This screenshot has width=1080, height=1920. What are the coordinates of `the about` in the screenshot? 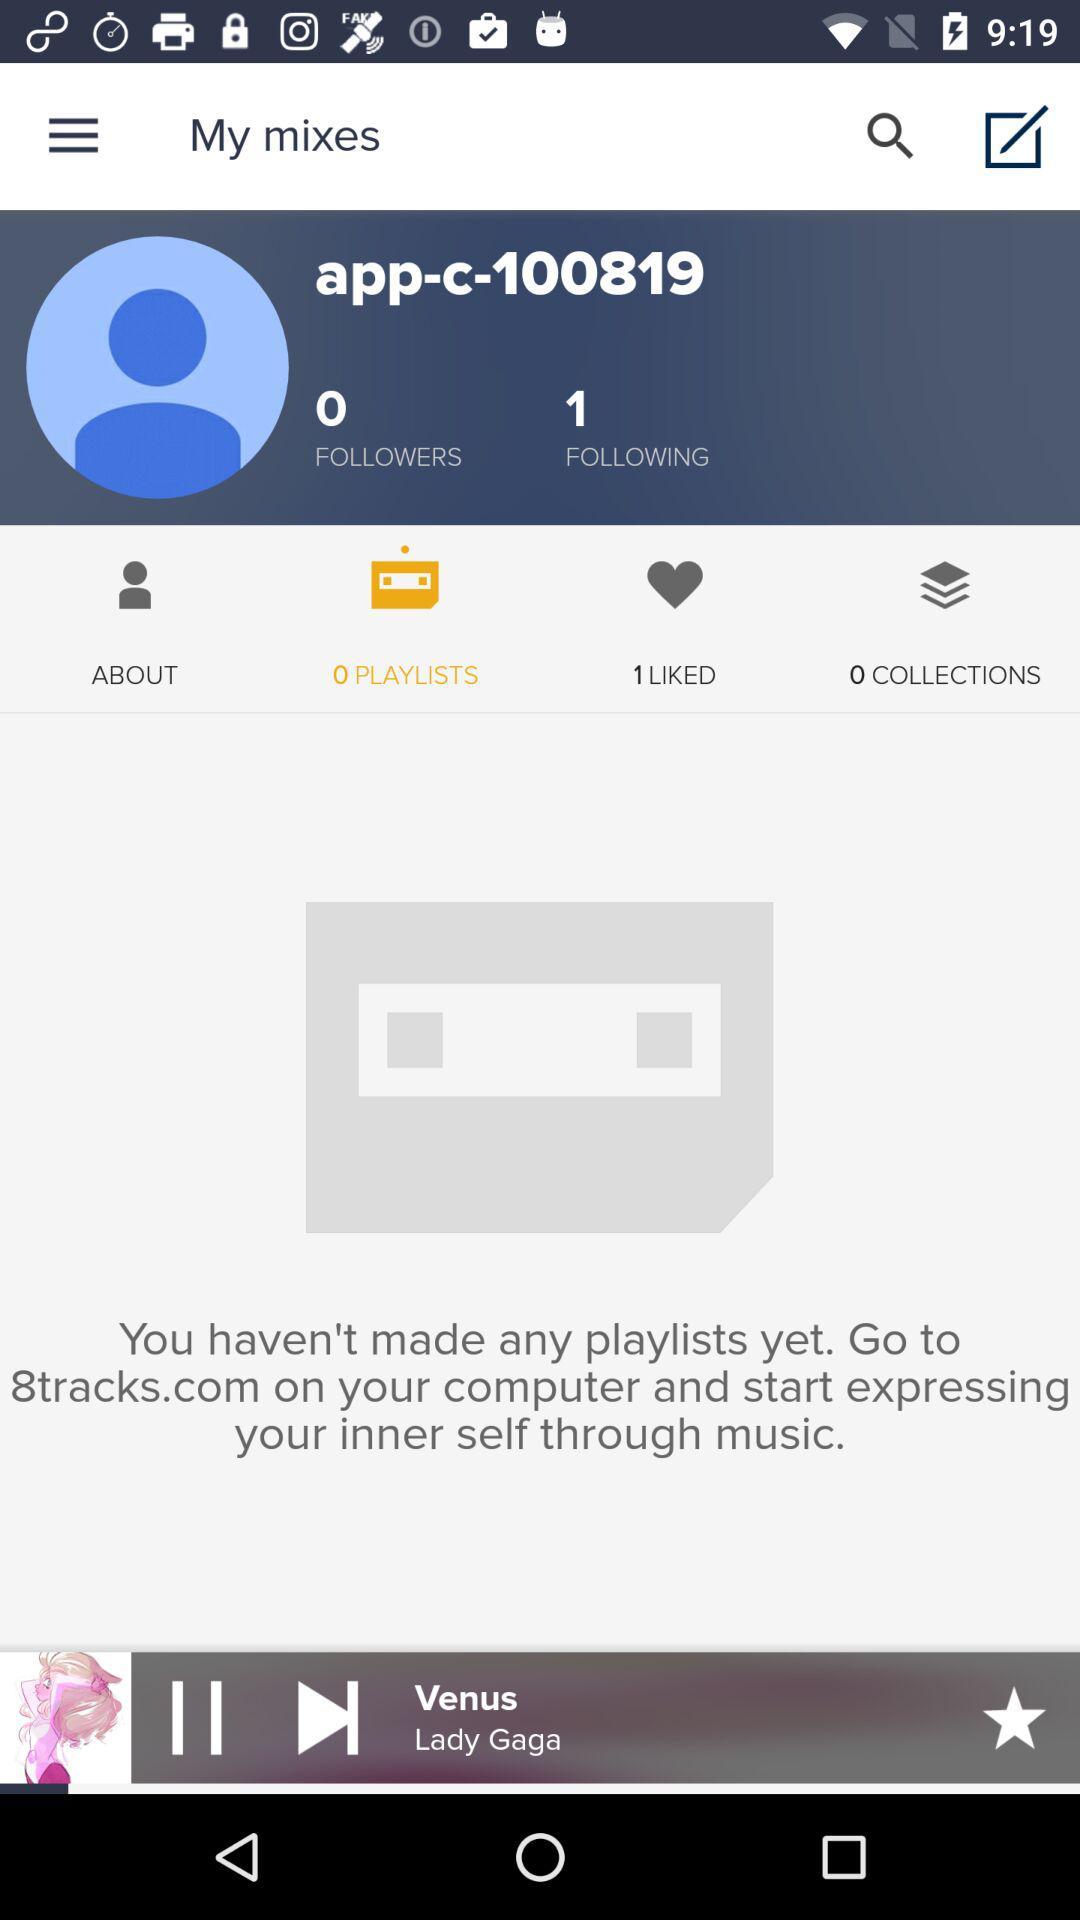 It's located at (135, 607).